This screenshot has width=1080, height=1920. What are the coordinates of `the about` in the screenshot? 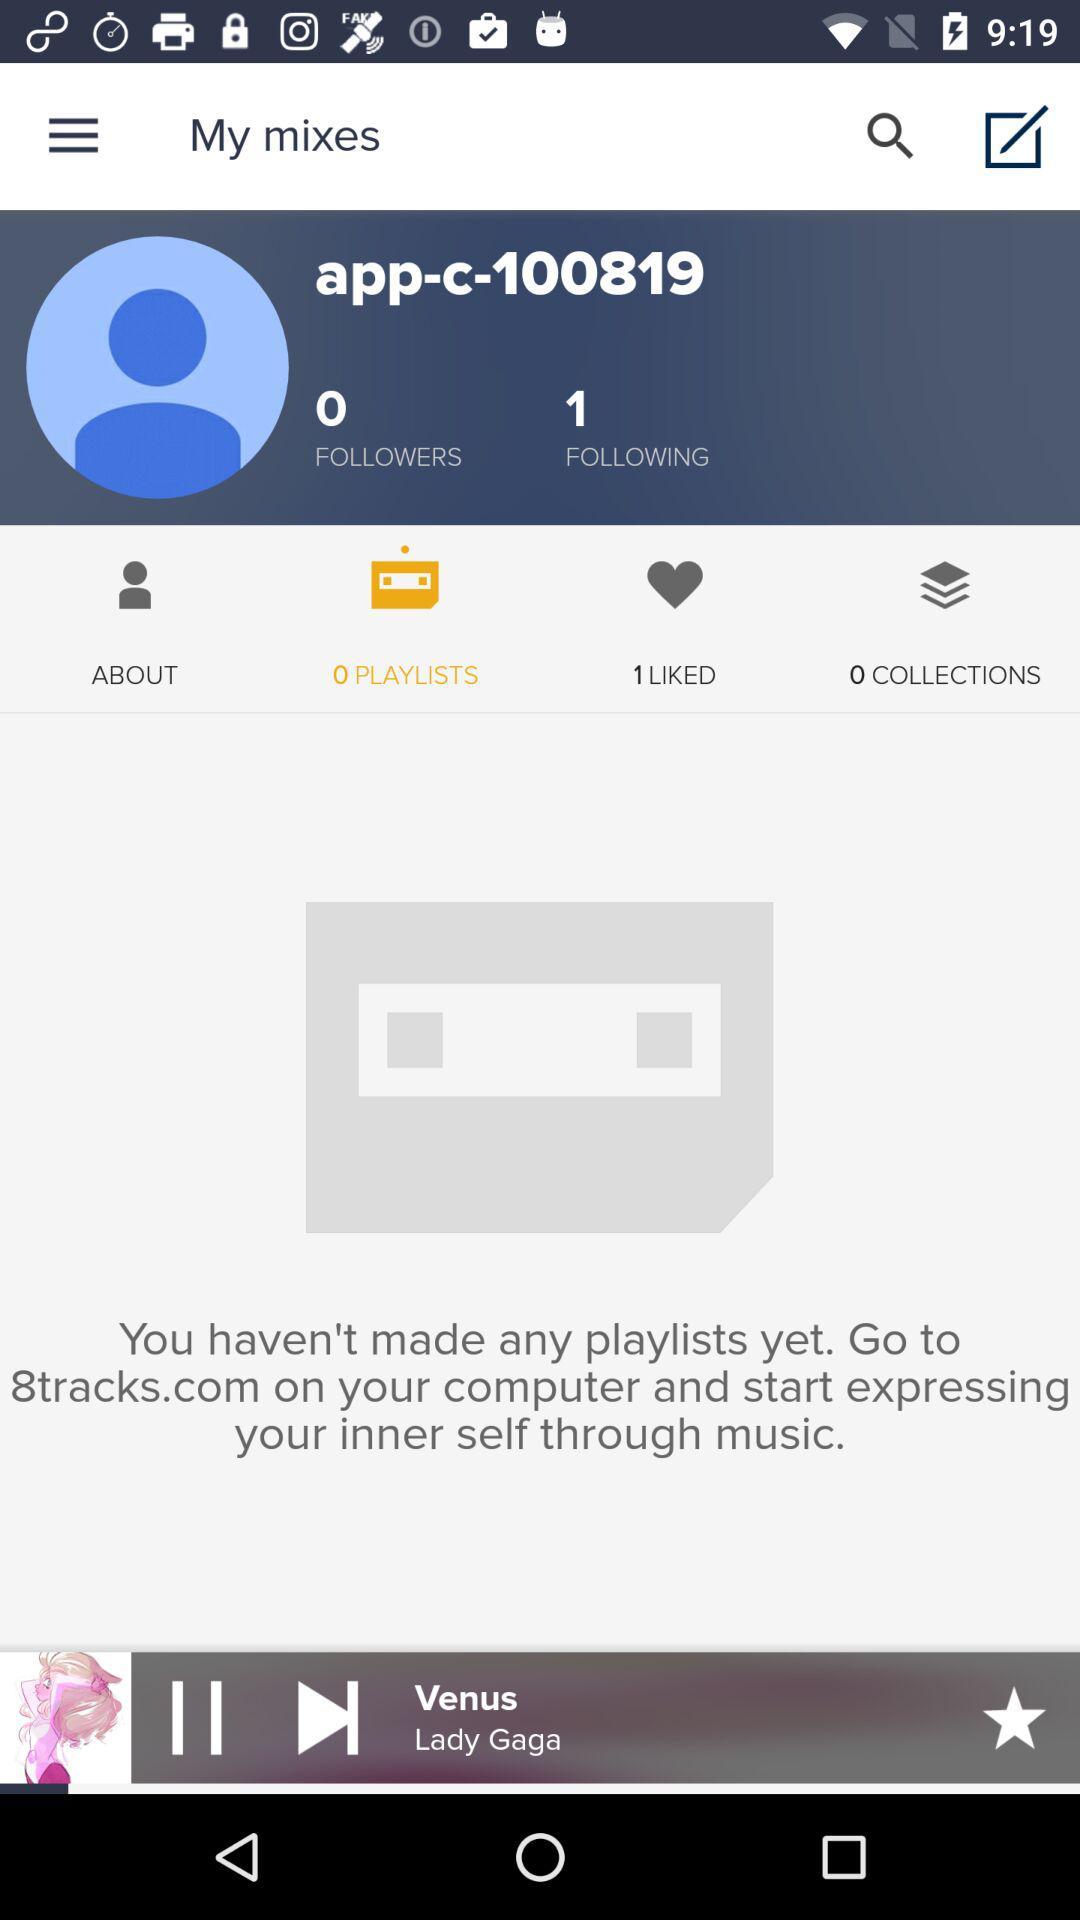 It's located at (135, 607).